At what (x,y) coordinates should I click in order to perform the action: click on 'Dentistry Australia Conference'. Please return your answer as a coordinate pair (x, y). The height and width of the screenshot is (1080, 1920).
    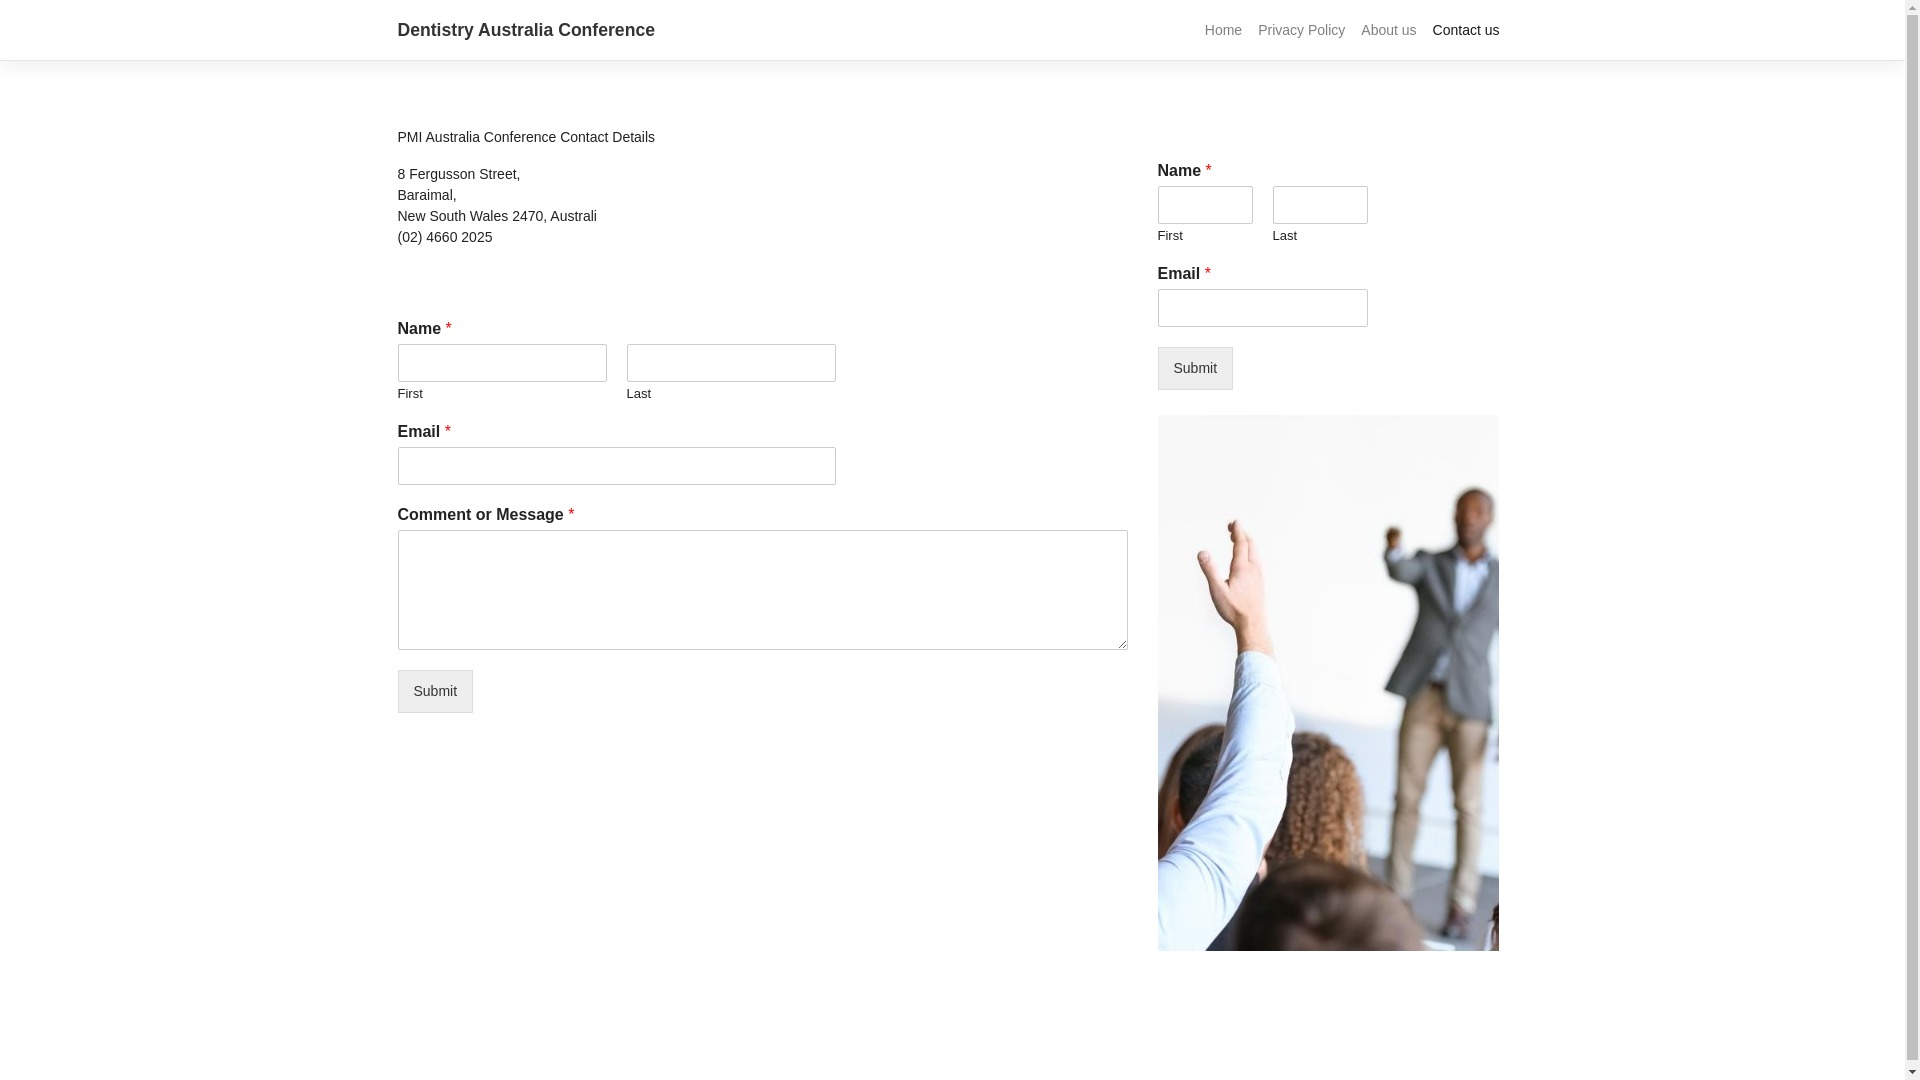
    Looking at the image, I should click on (398, 30).